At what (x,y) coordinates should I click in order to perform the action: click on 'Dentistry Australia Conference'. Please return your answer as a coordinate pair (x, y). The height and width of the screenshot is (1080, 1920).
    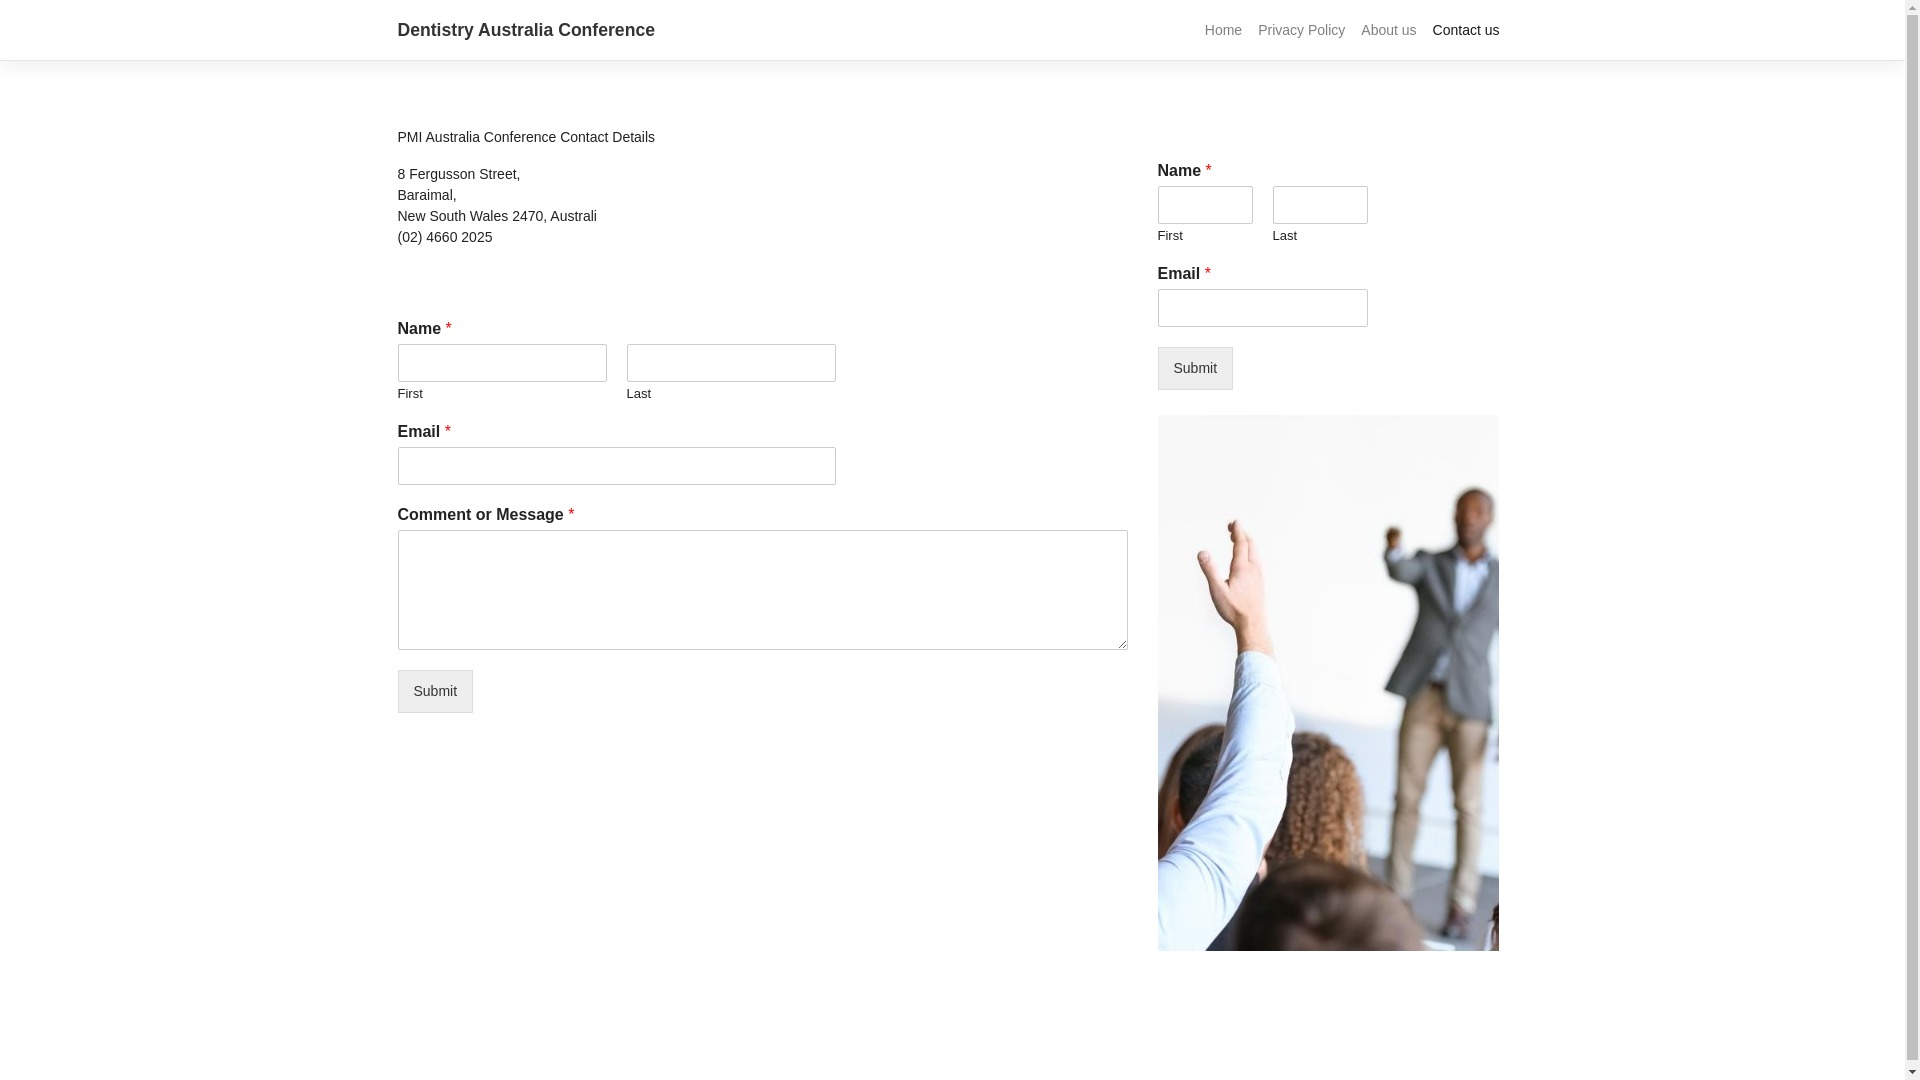
    Looking at the image, I should click on (398, 30).